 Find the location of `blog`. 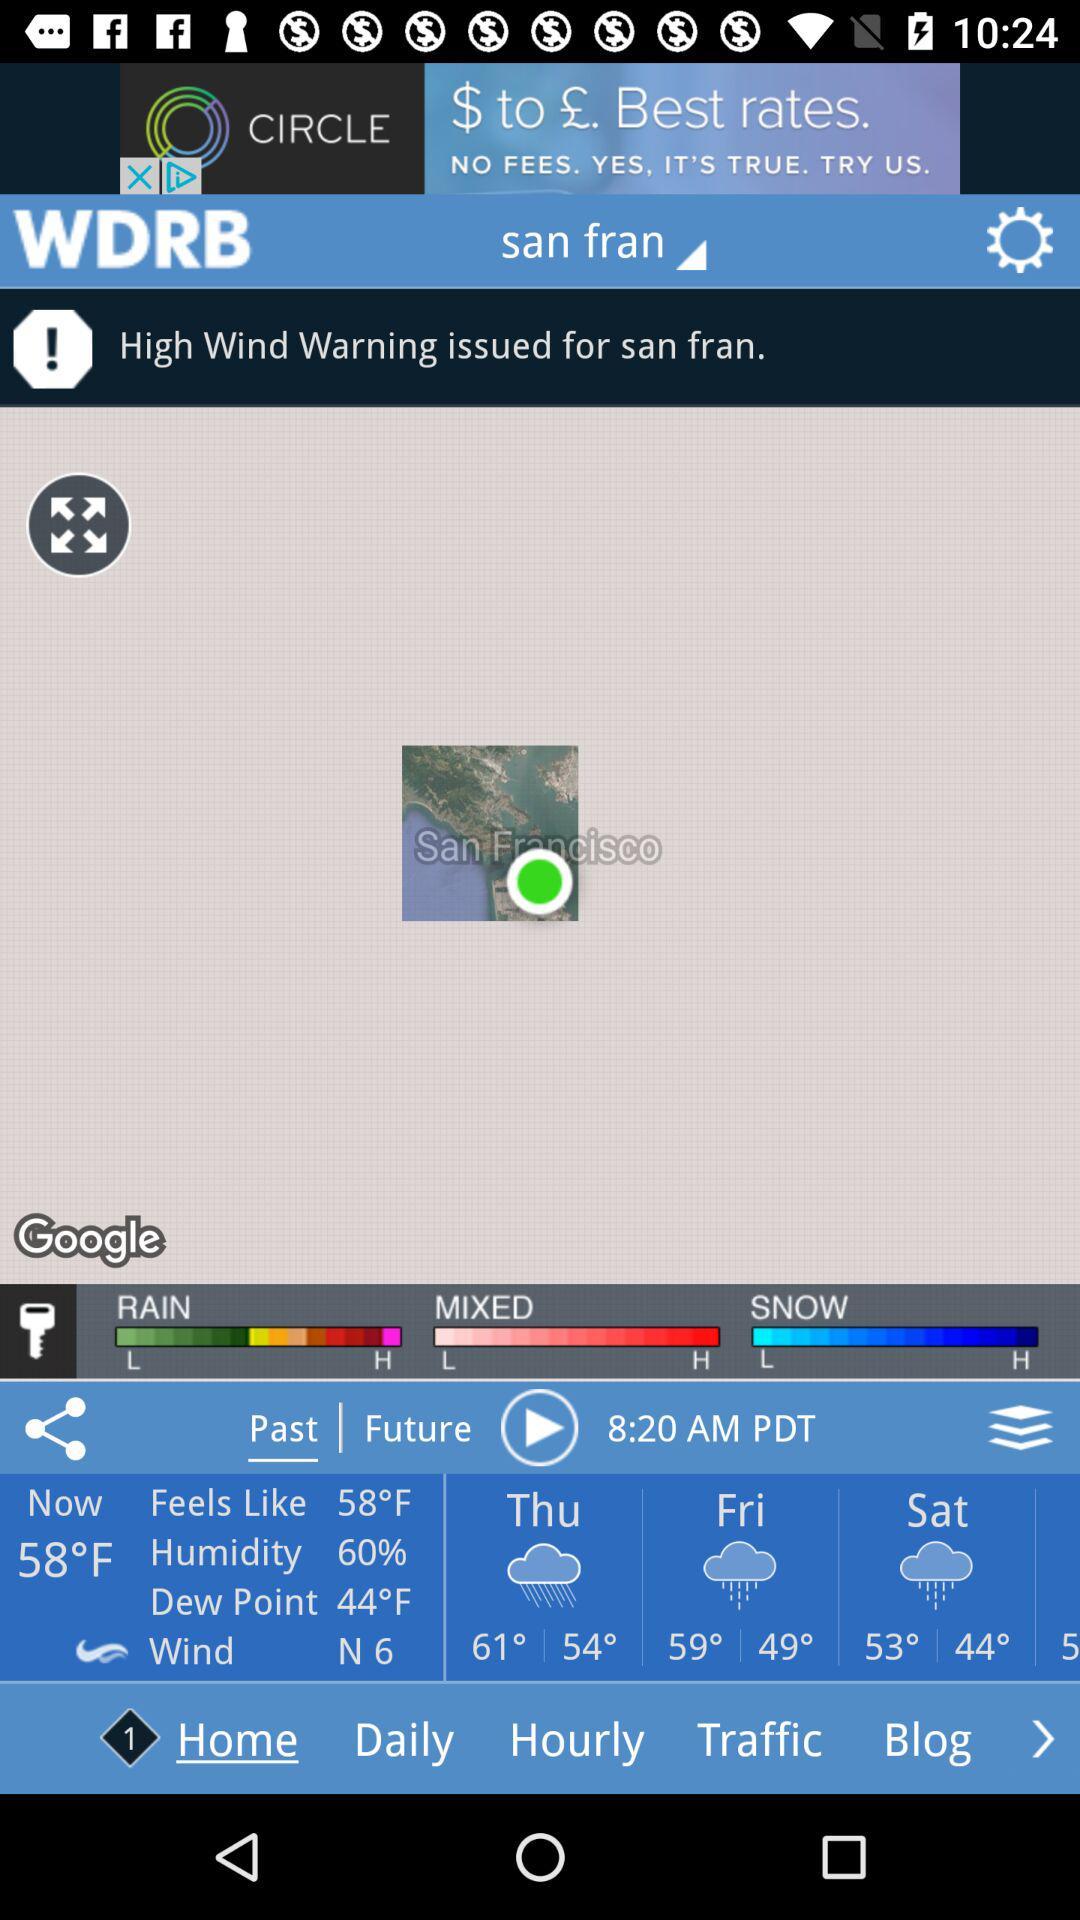

blog is located at coordinates (1042, 1737).